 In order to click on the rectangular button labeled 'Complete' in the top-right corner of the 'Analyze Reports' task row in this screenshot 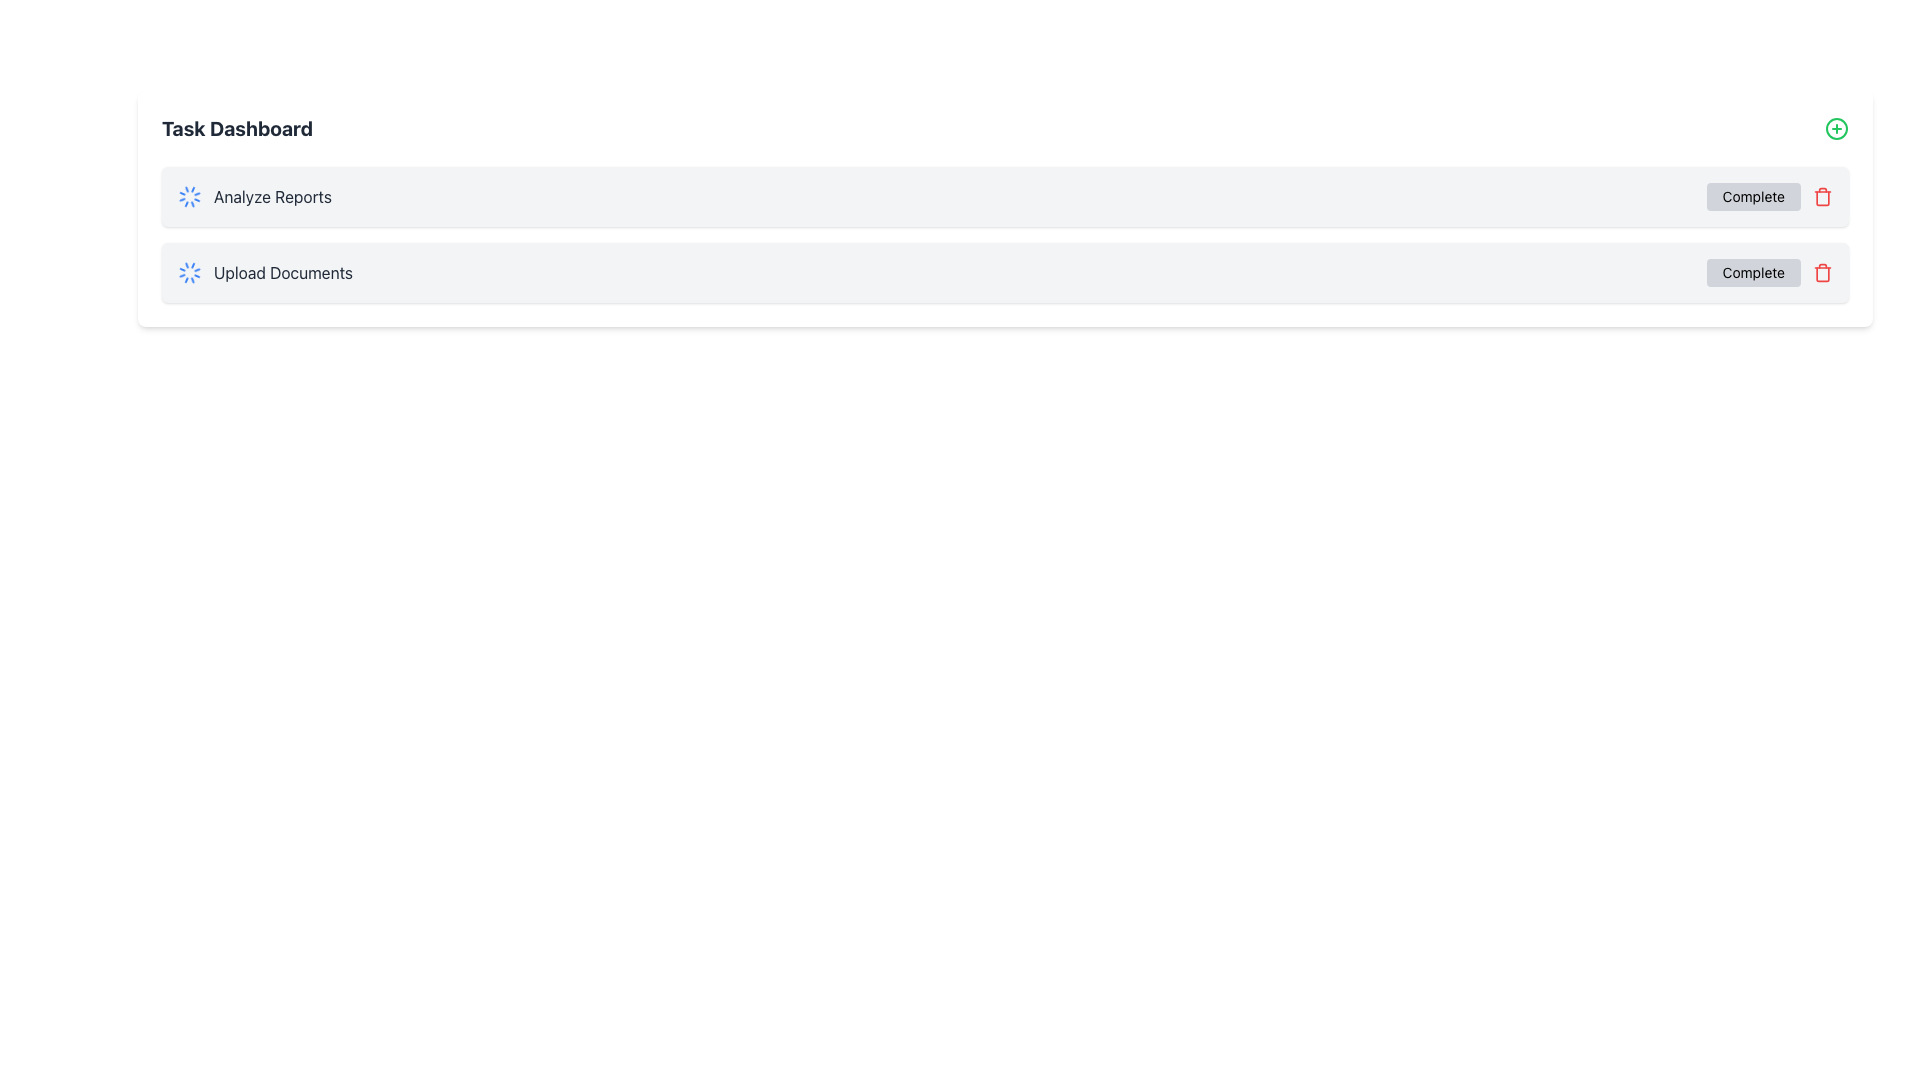, I will do `click(1752, 196)`.